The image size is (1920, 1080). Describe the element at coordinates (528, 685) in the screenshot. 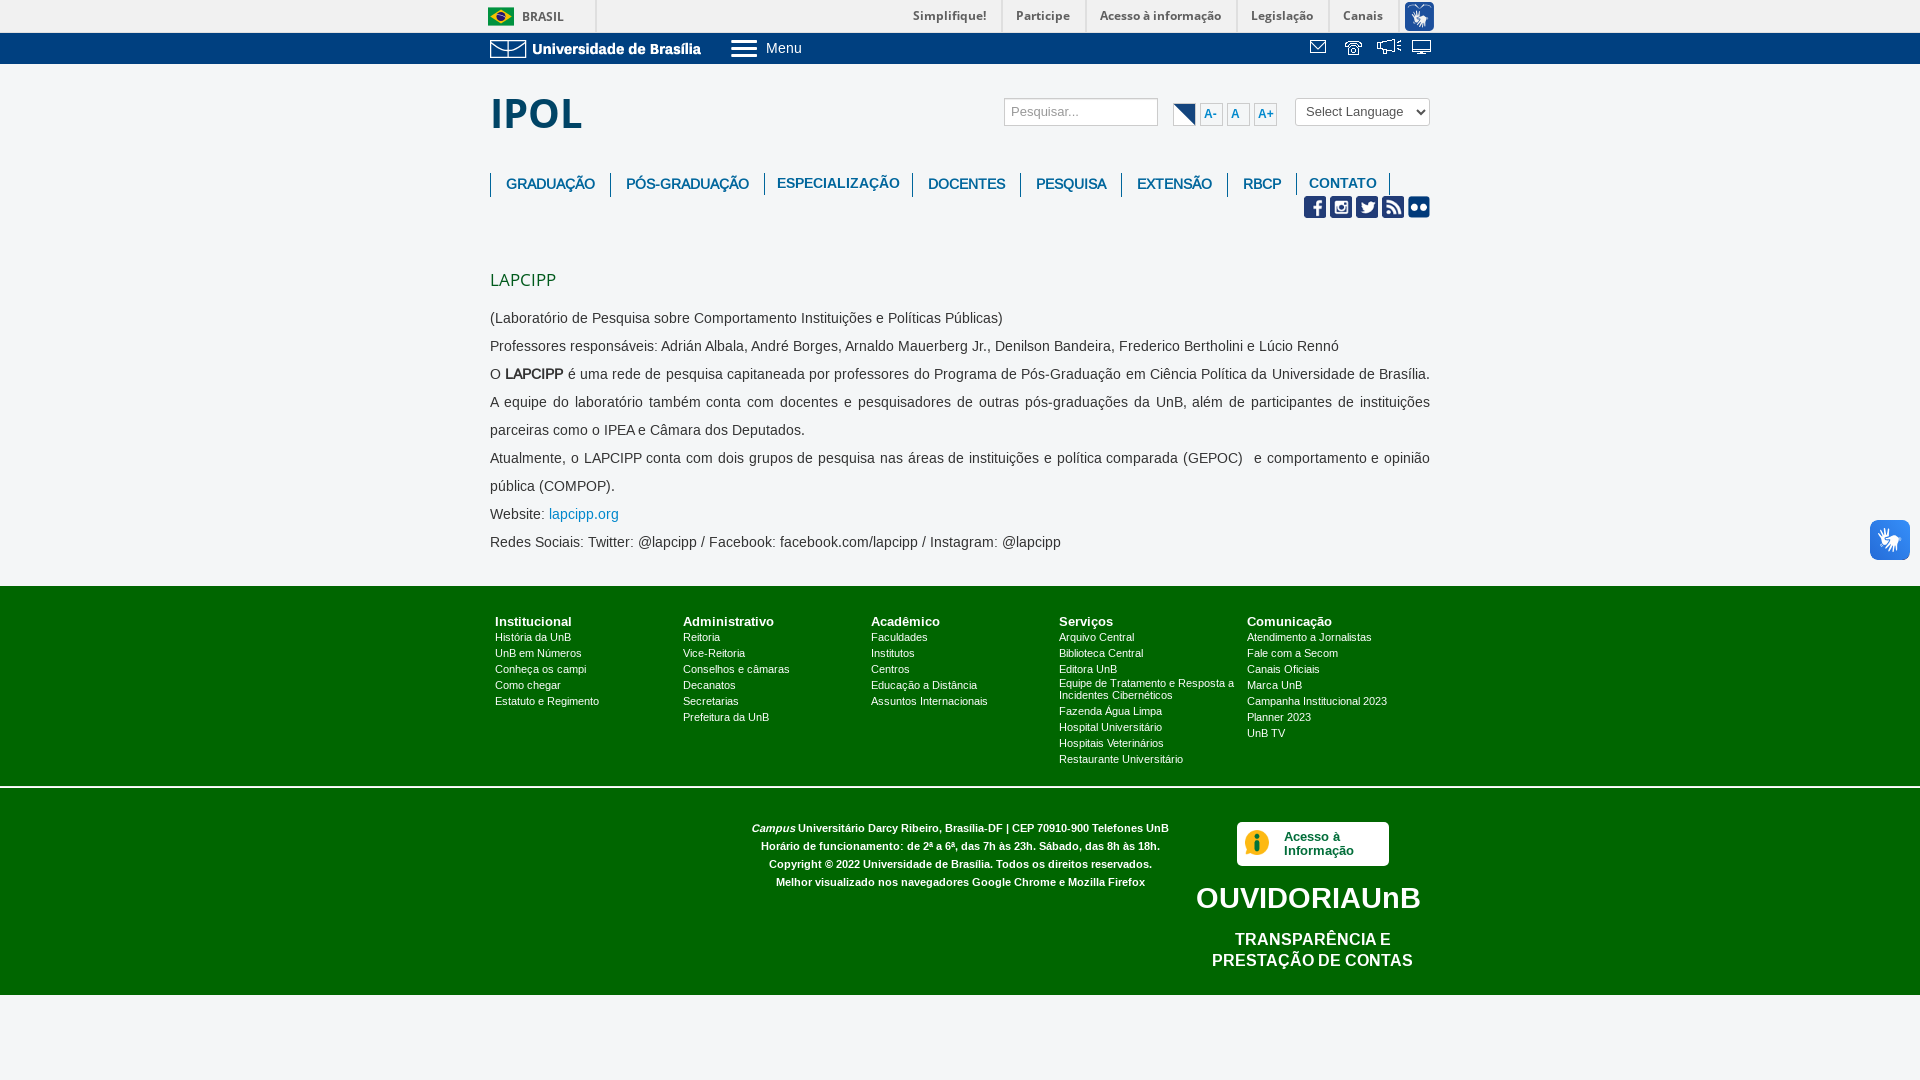

I see `'Como chegar'` at that location.